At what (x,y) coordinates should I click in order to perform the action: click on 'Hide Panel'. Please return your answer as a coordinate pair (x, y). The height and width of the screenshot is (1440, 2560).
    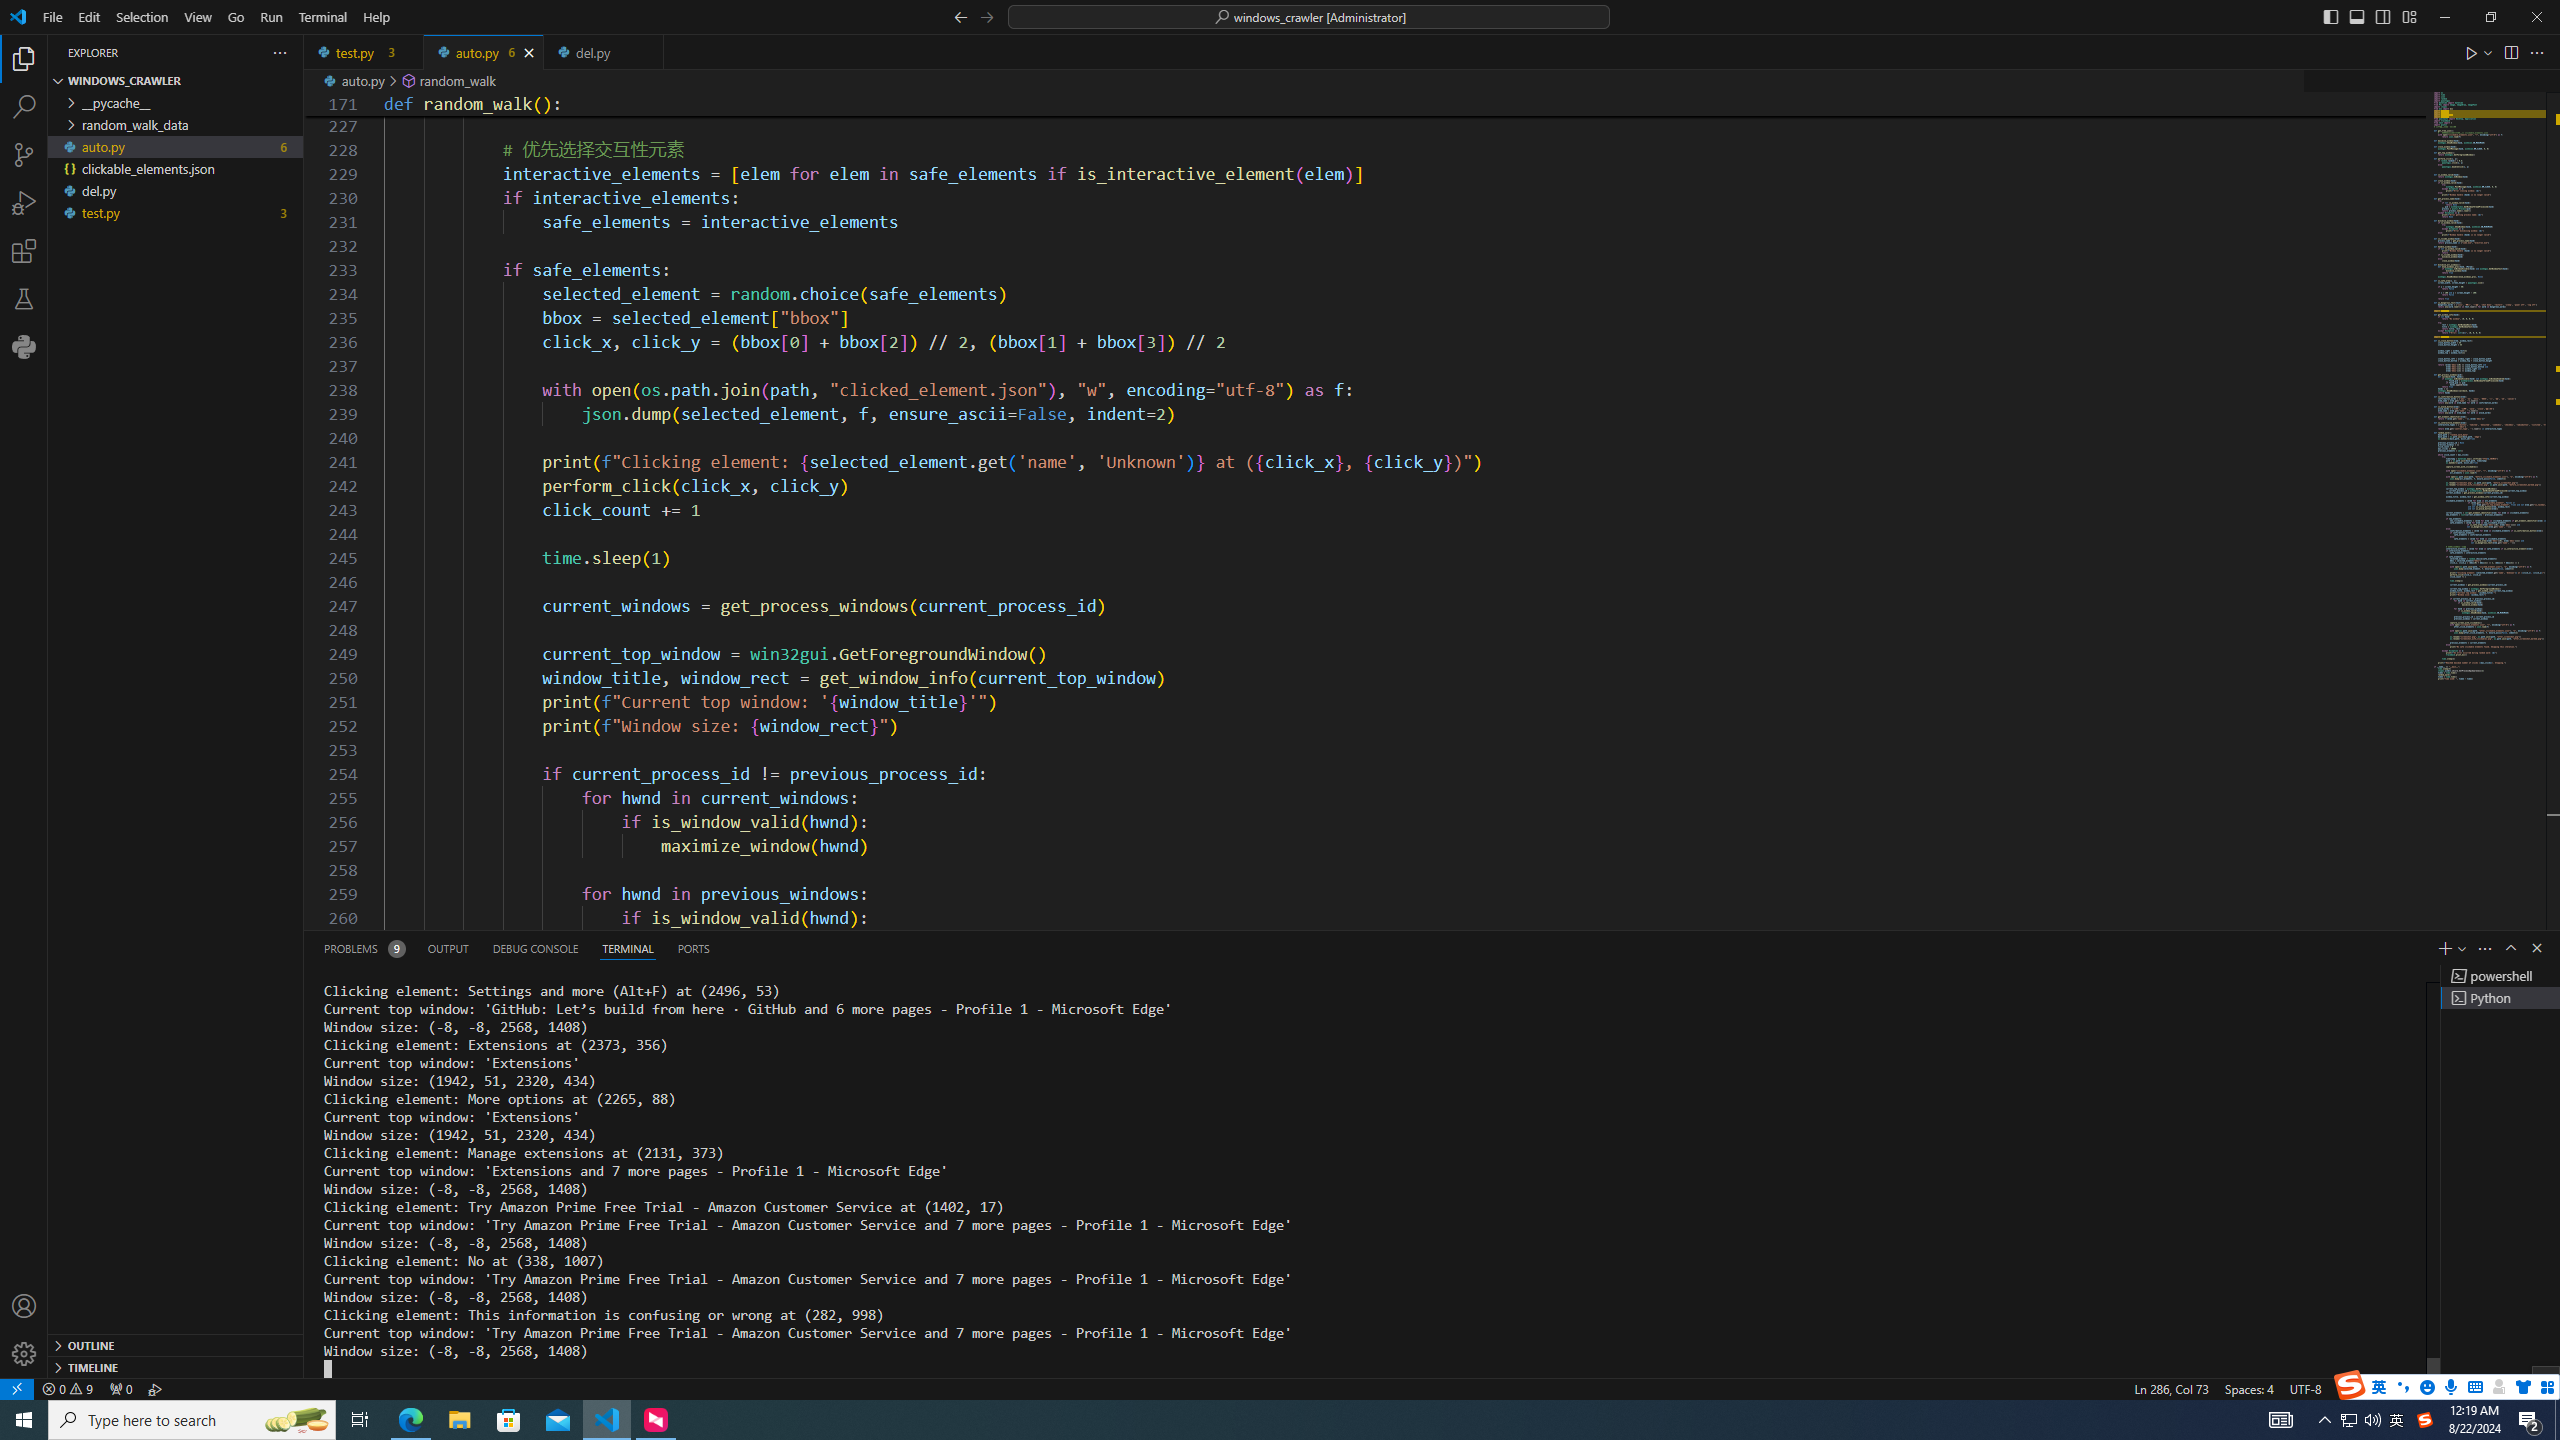
    Looking at the image, I should click on (2535, 947).